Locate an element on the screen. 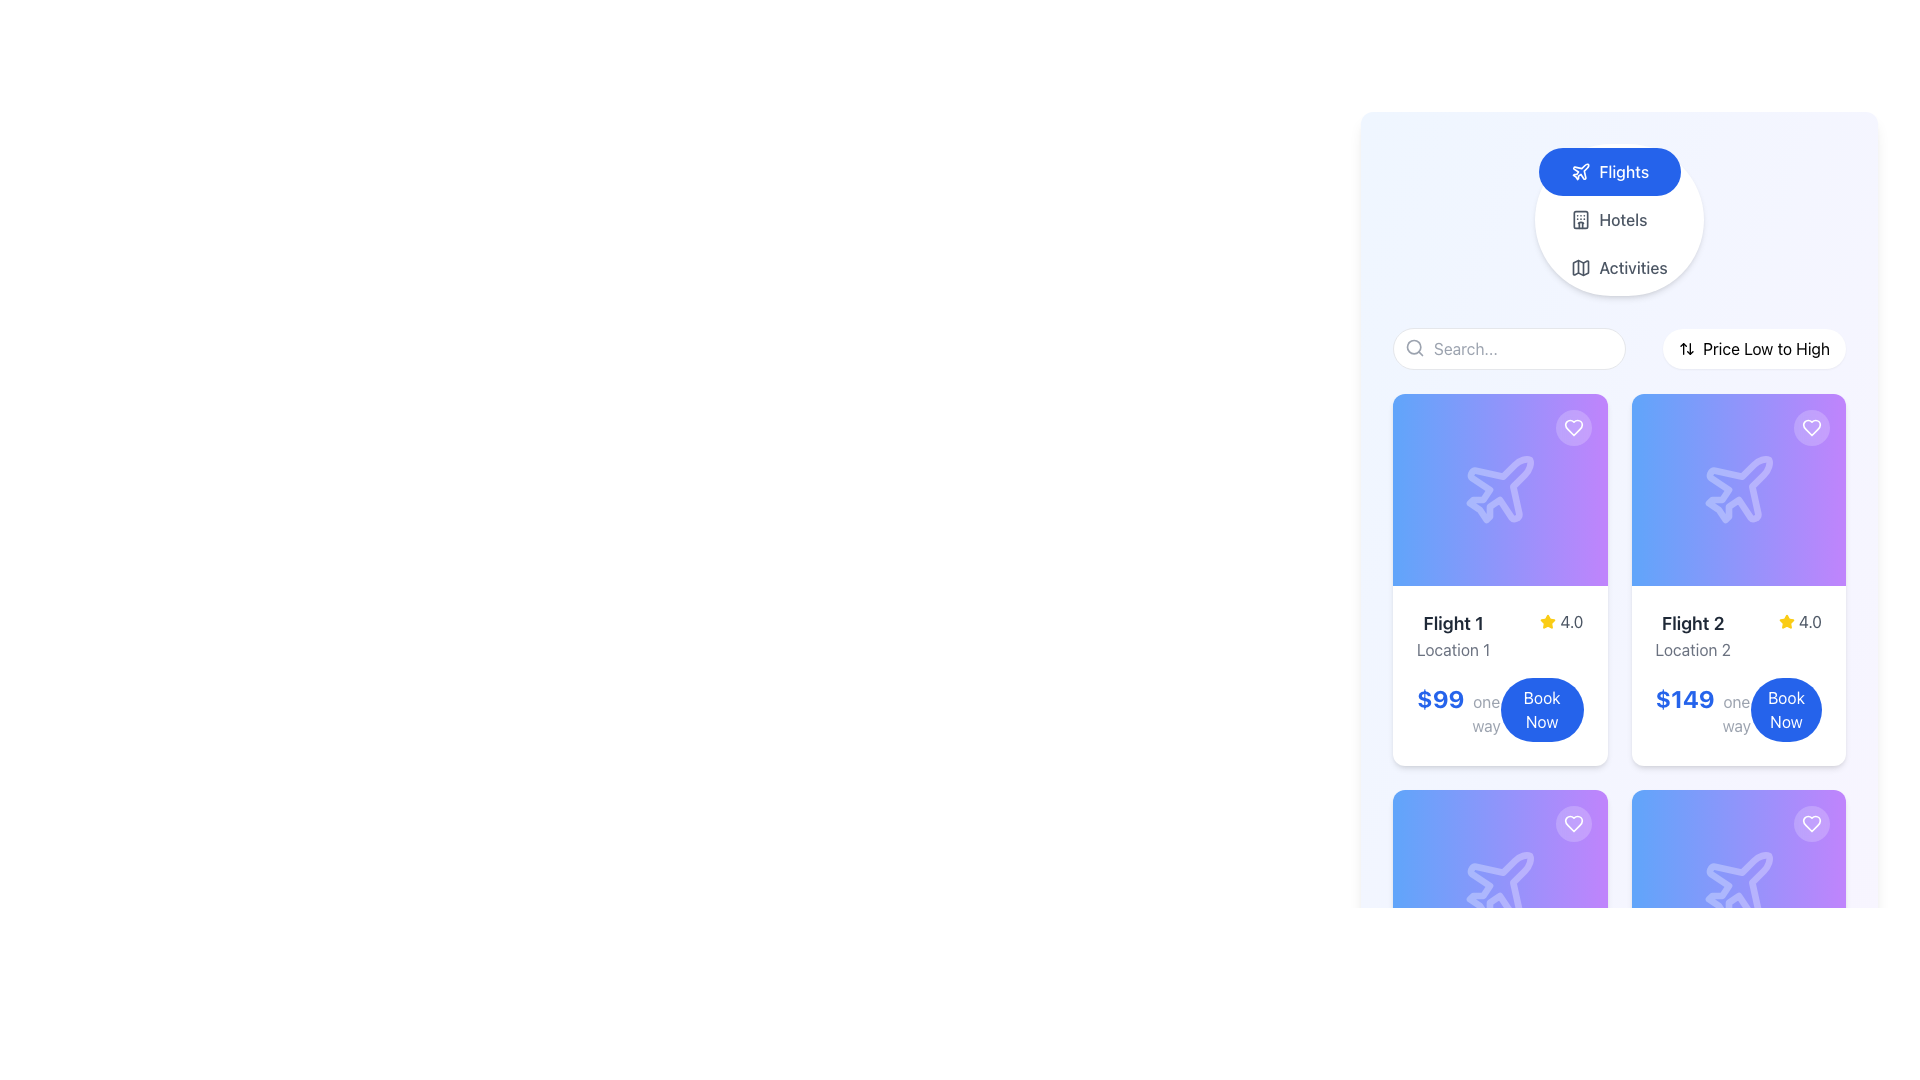 The height and width of the screenshot is (1080, 1920). the yellow star-shaped icon representing a rating of 4.0 located in the right-hand column of the first row of flight listing cards is located at coordinates (1786, 620).